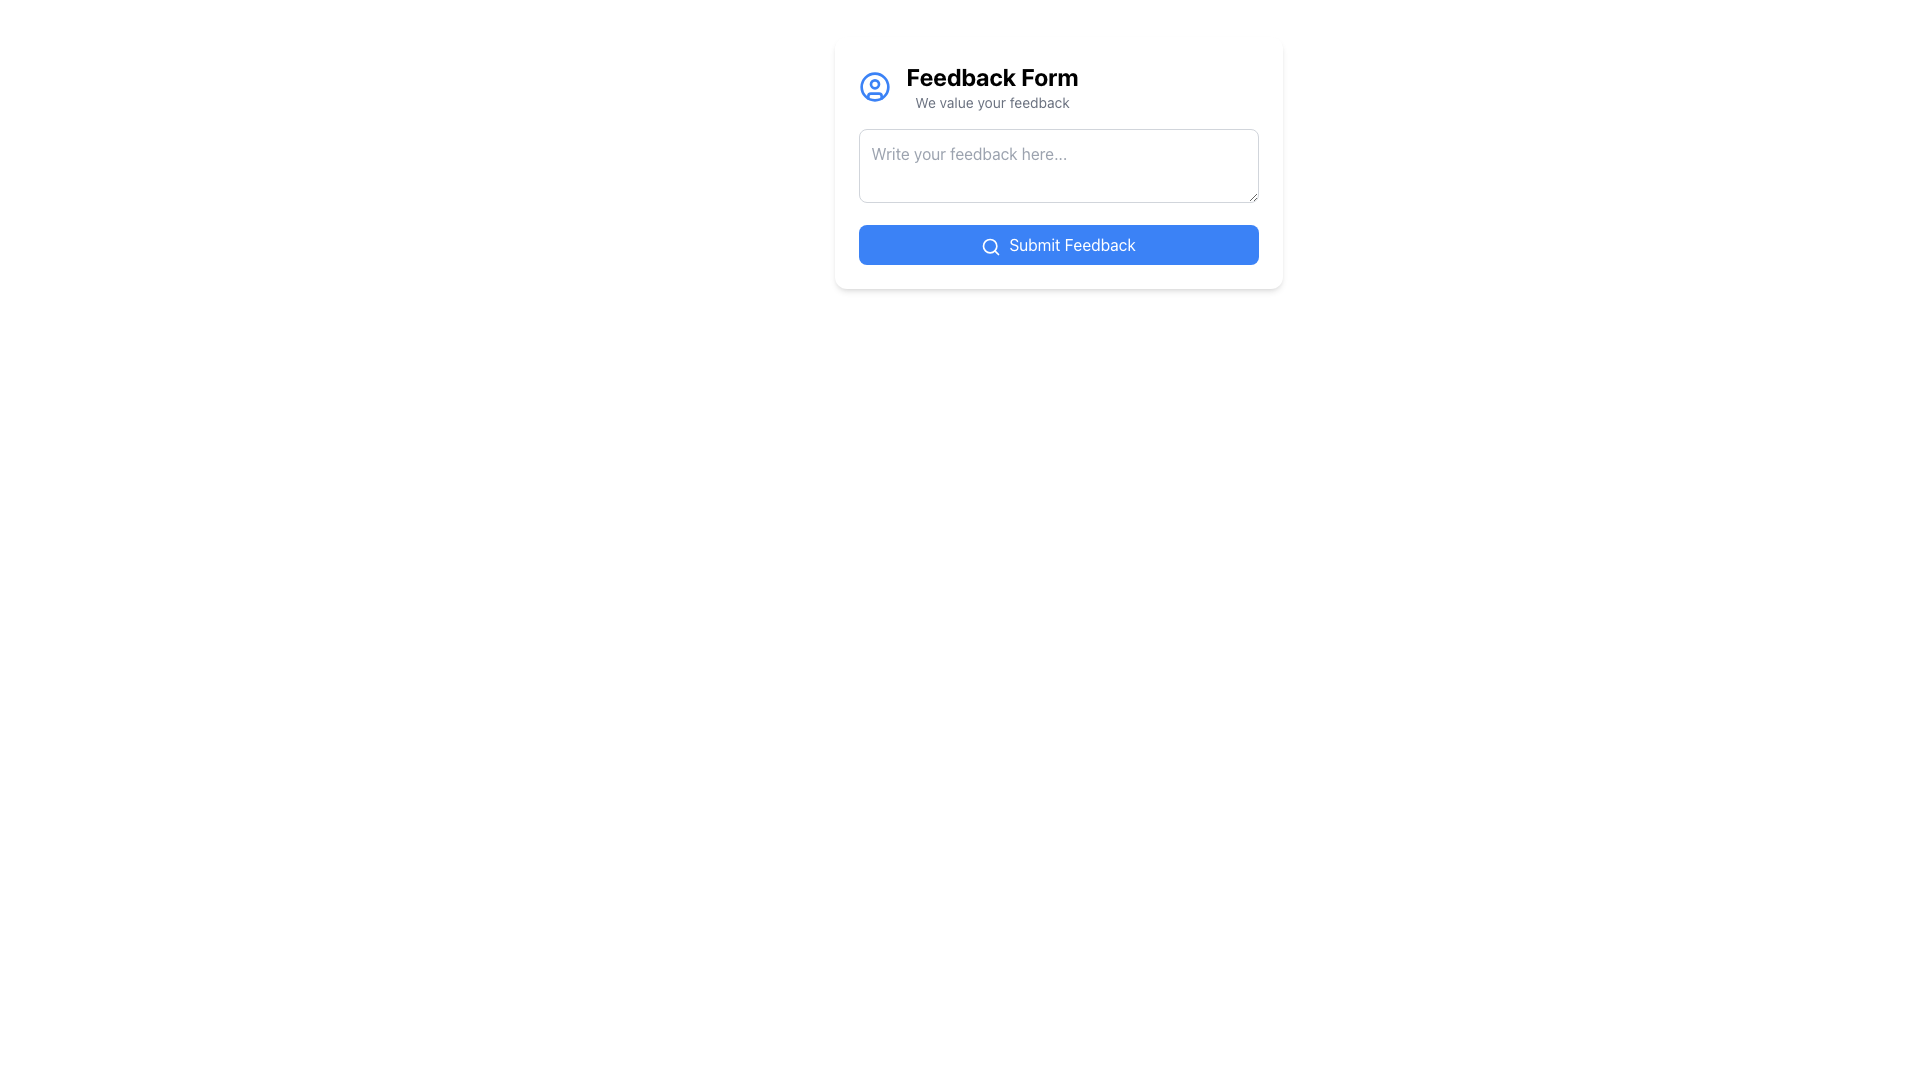  Describe the element at coordinates (992, 103) in the screenshot. I see `the static text that reads 'We value your feedback' located beneath the header 'Feedback Form' in the feedback form interface` at that location.